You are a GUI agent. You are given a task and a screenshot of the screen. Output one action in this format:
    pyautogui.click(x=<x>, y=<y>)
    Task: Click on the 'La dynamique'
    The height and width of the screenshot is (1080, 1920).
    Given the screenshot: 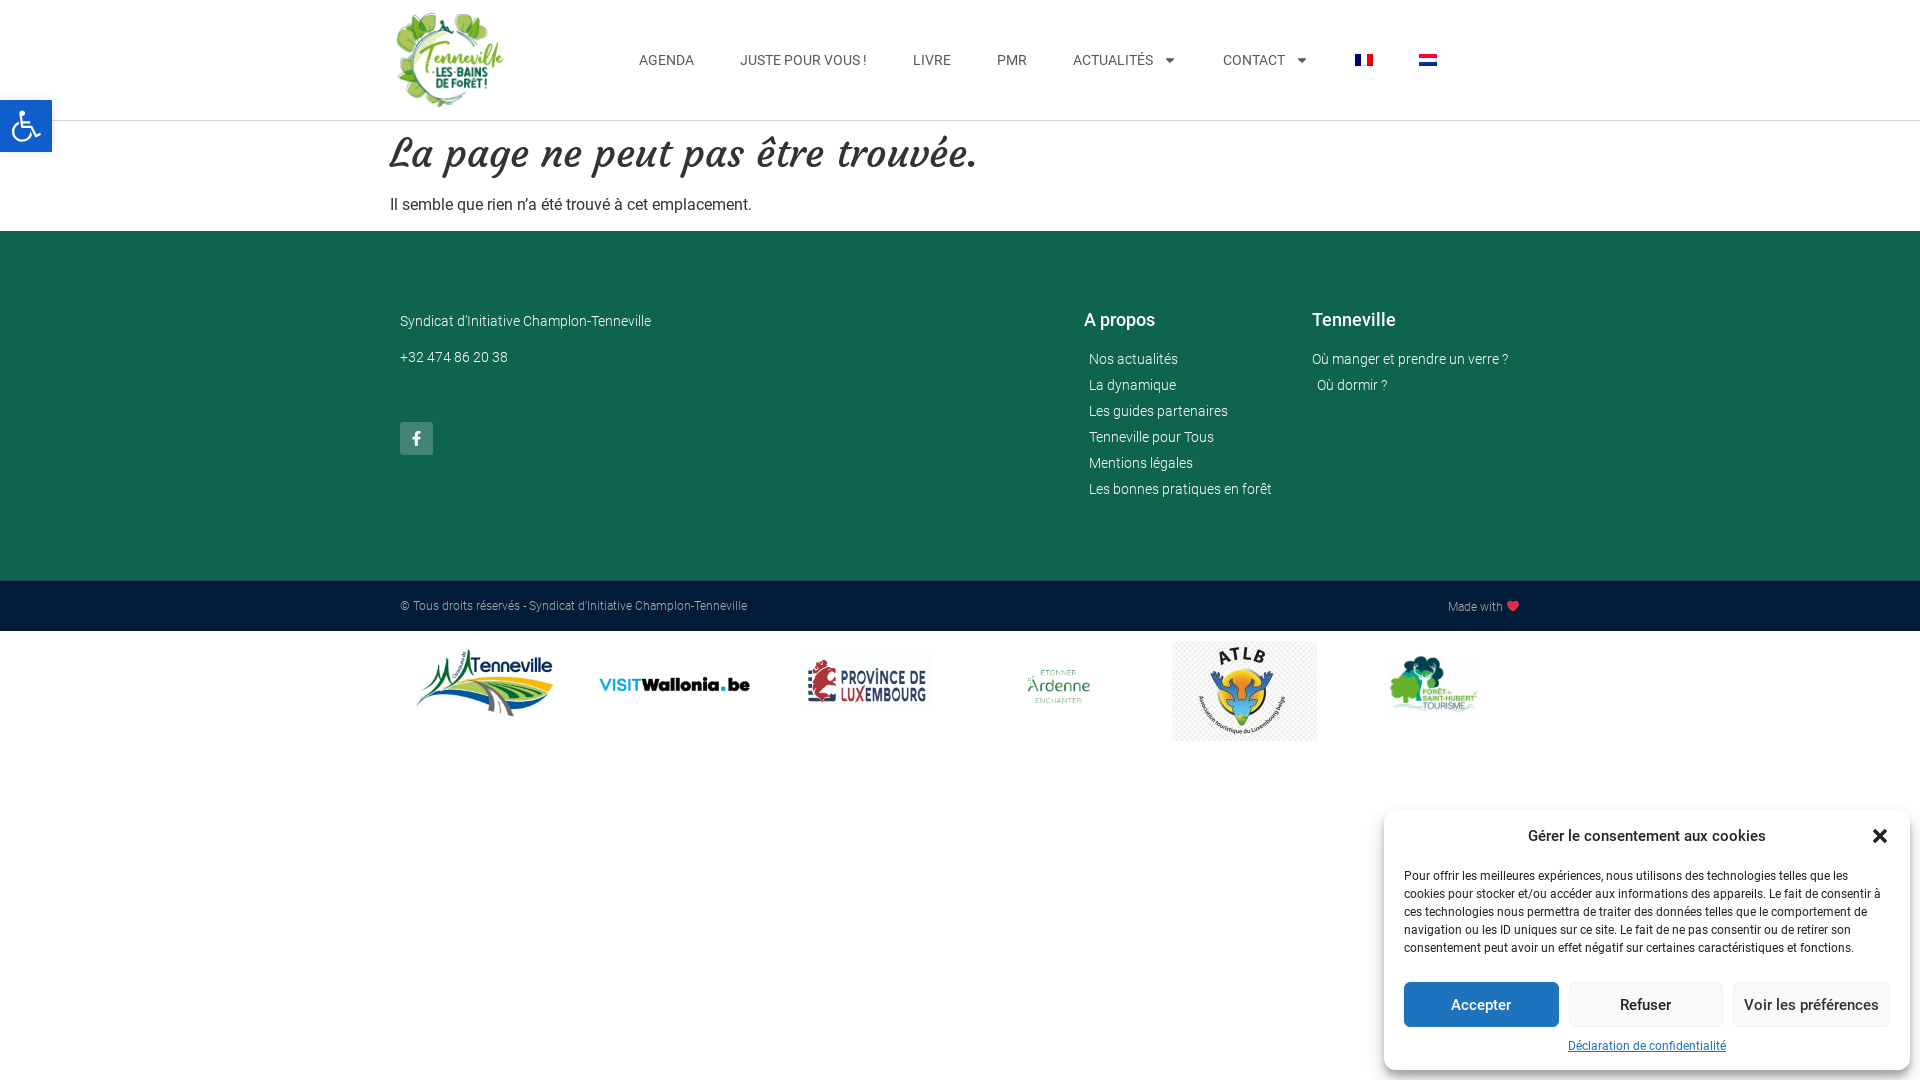 What is the action you would take?
    pyautogui.click(x=1188, y=385)
    